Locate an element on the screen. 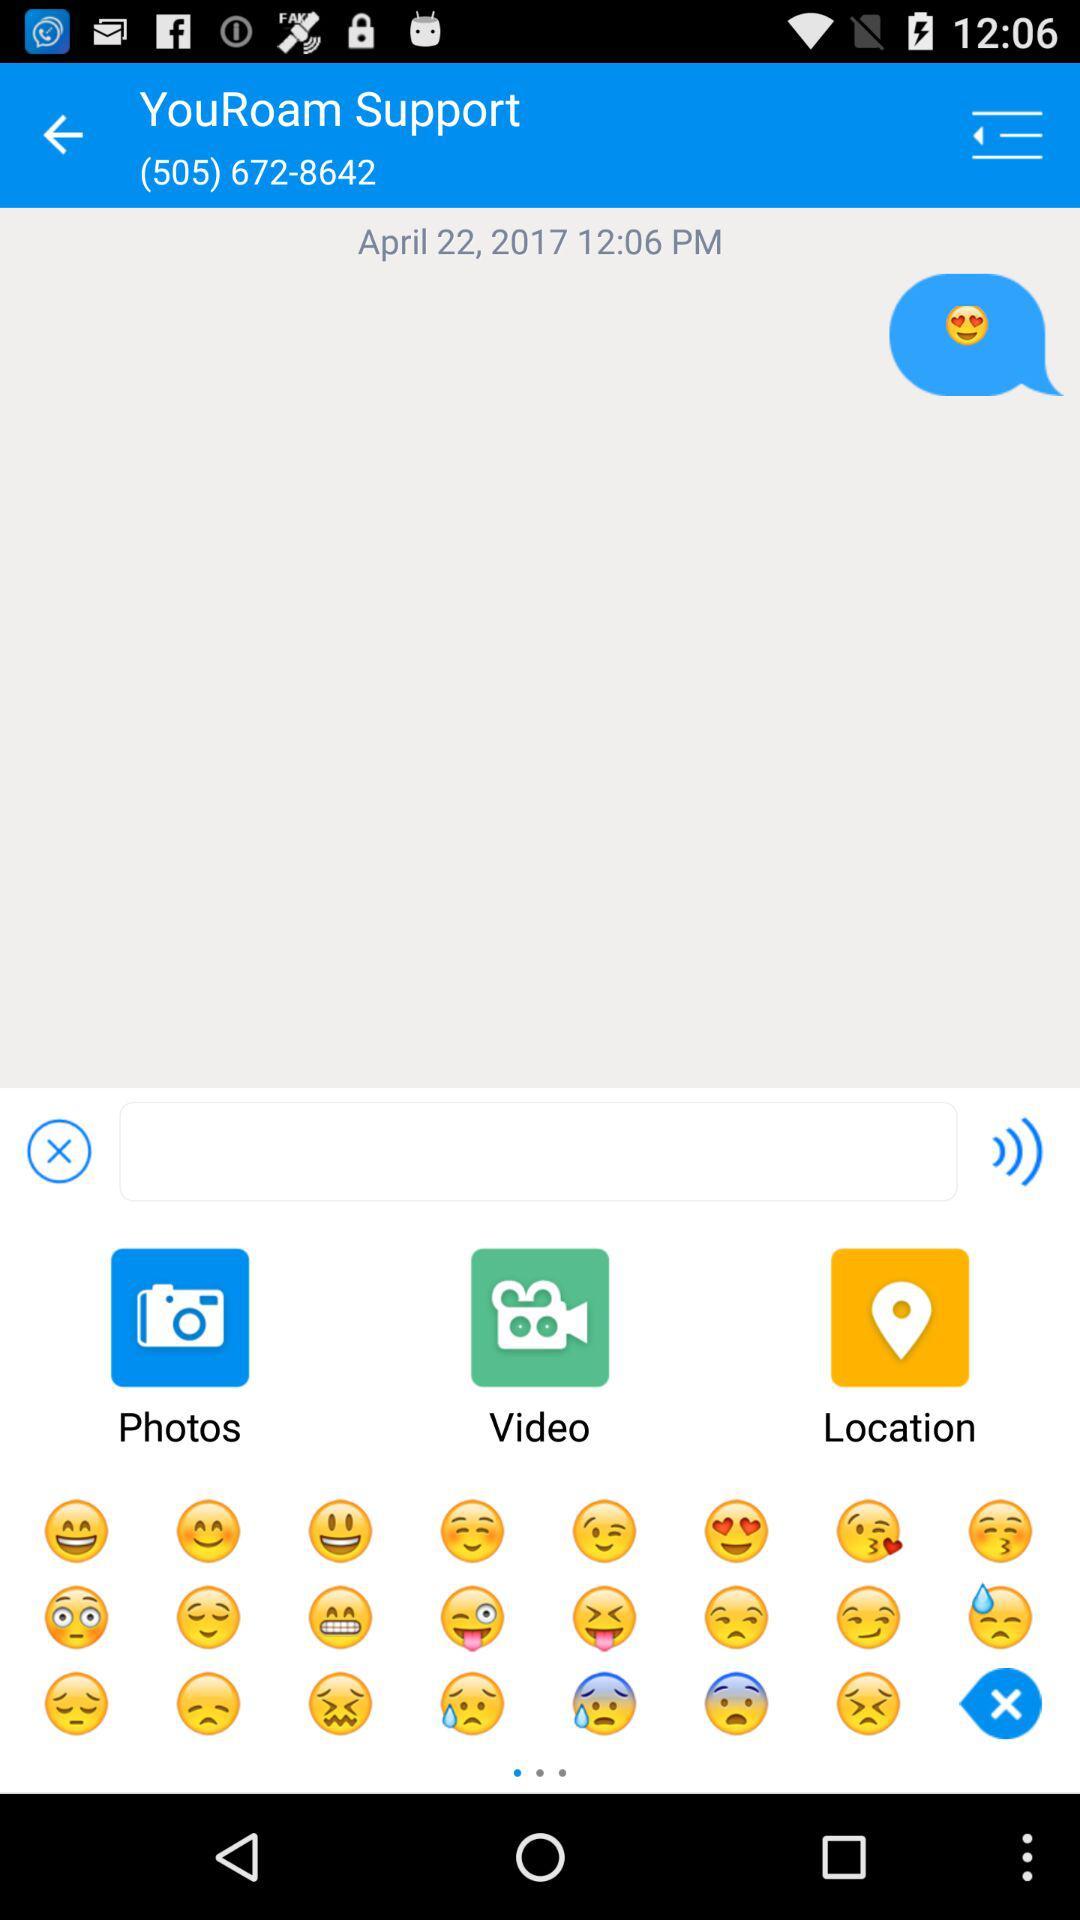 Image resolution: width=1080 pixels, height=1920 pixels. message text box is located at coordinates (537, 1151).